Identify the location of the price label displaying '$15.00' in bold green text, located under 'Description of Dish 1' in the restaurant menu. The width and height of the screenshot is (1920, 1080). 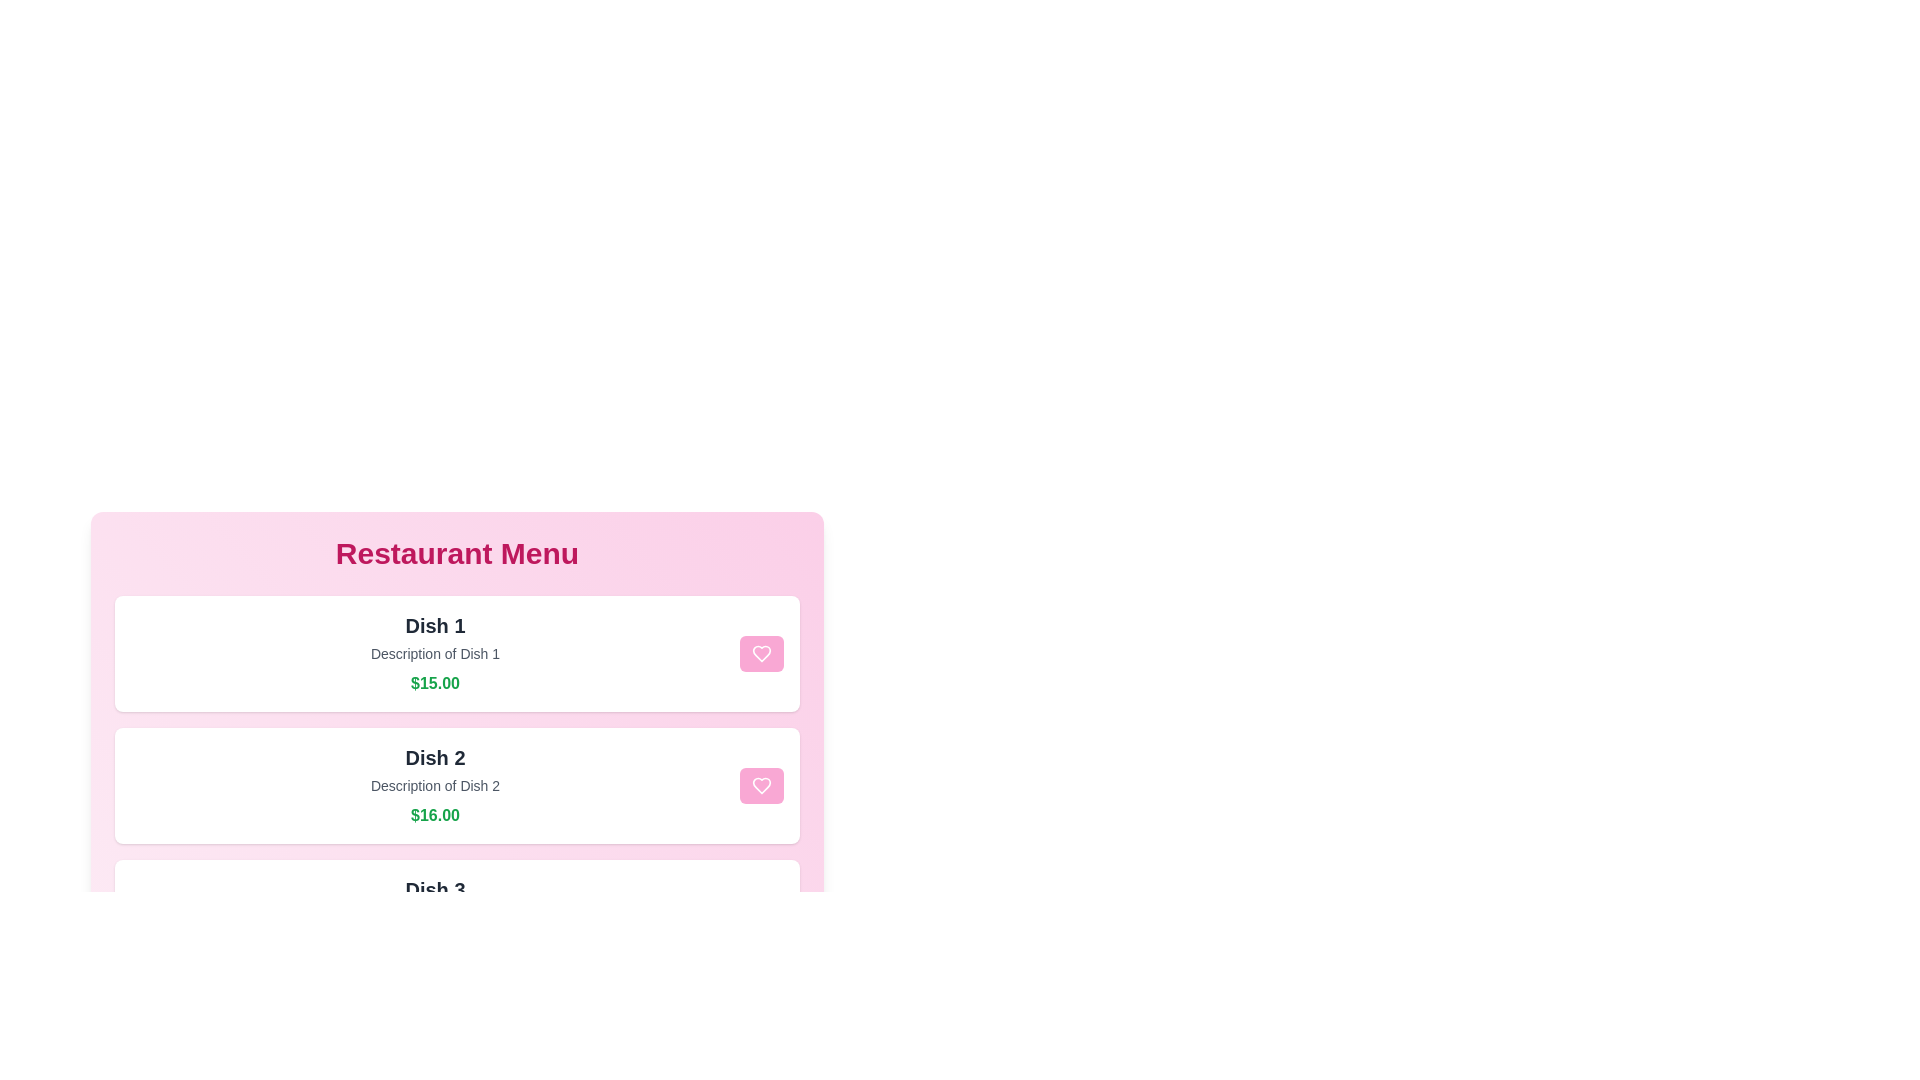
(434, 682).